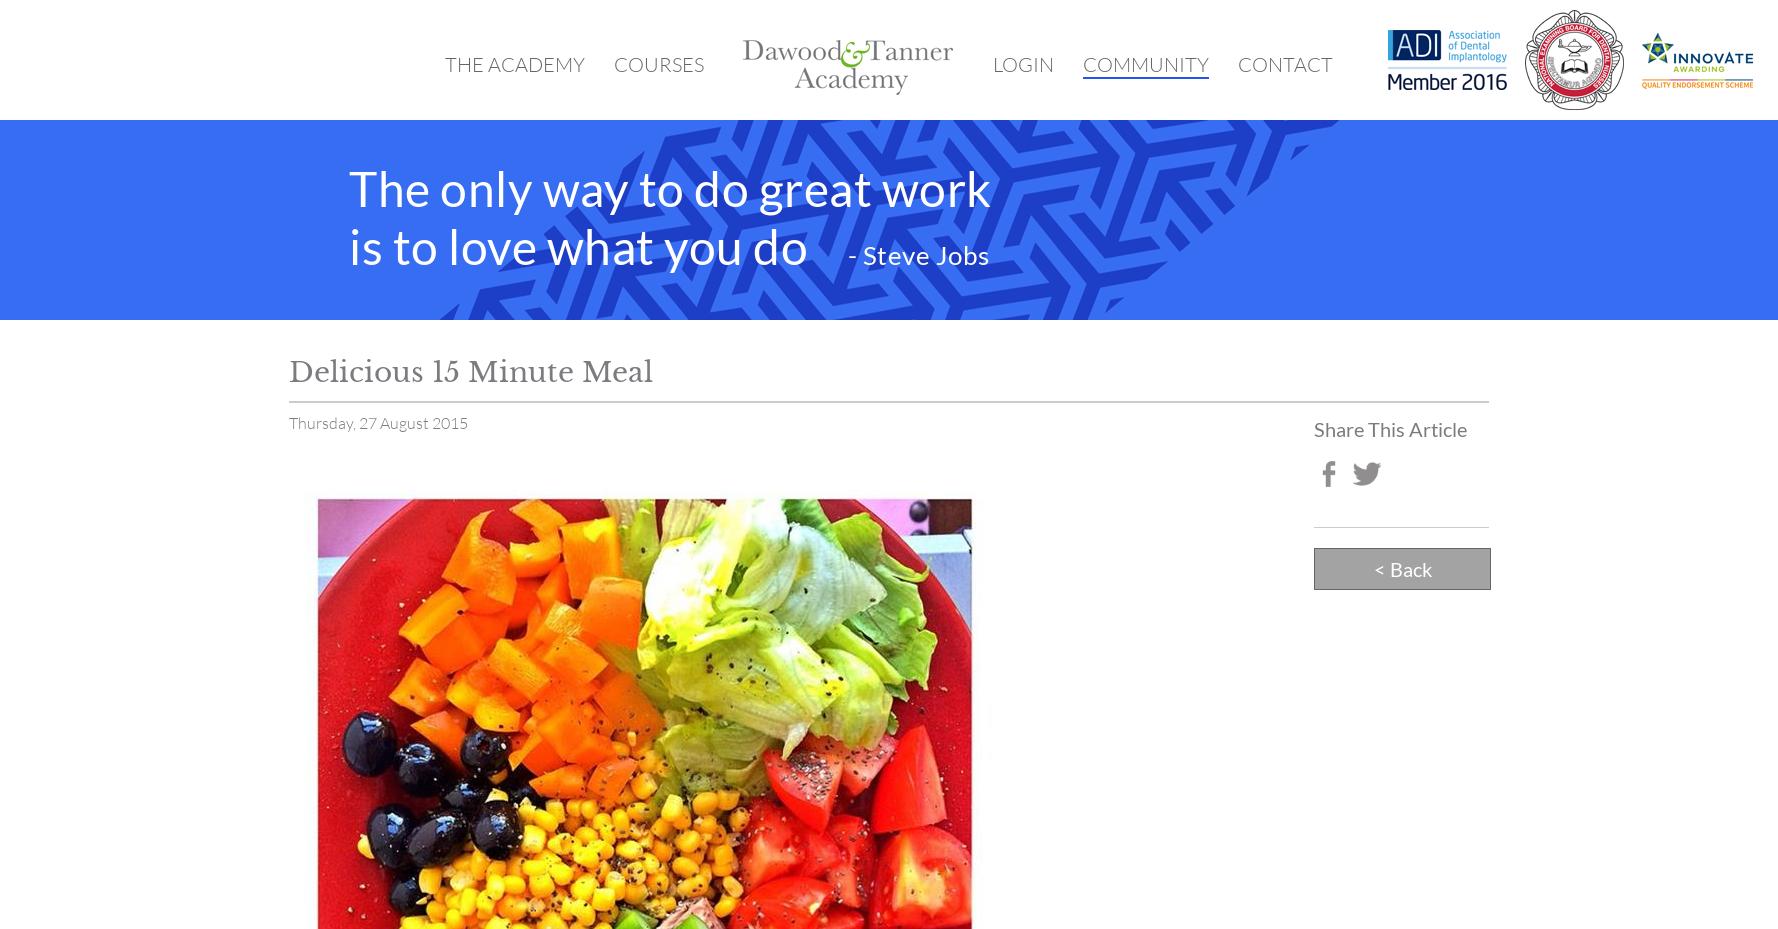 The height and width of the screenshot is (929, 1778). What do you see at coordinates (1023, 63) in the screenshot?
I see `'Login'` at bounding box center [1023, 63].